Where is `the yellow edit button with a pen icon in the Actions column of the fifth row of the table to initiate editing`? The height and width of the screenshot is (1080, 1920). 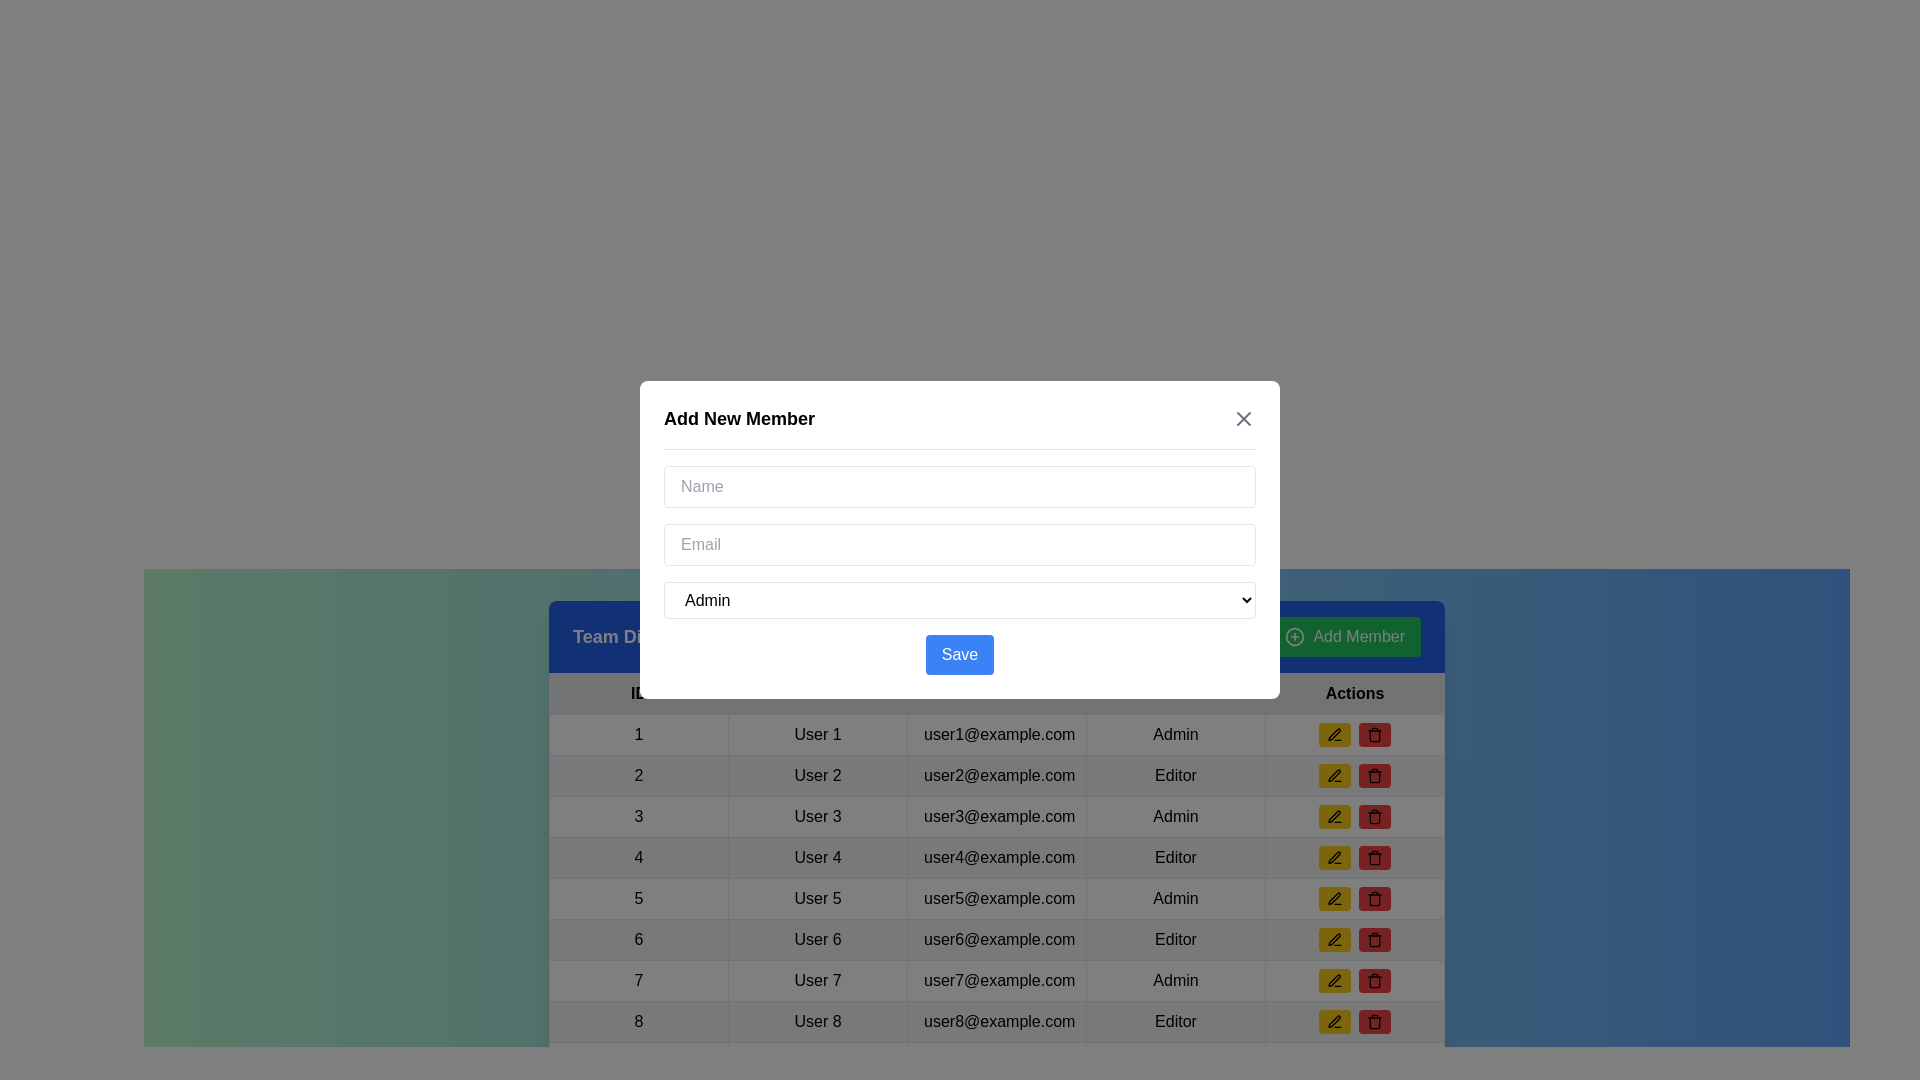
the yellow edit button with a pen icon in the Actions column of the fifth row of the table to initiate editing is located at coordinates (1354, 897).